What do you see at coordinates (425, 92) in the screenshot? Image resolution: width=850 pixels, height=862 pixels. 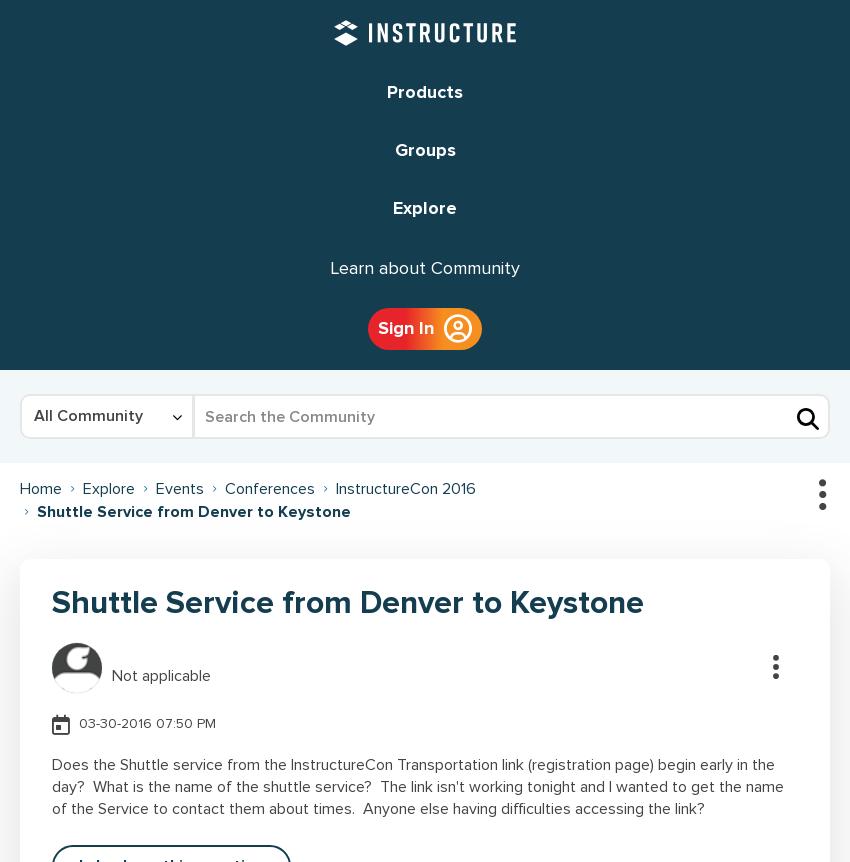 I see `'Products'` at bounding box center [425, 92].